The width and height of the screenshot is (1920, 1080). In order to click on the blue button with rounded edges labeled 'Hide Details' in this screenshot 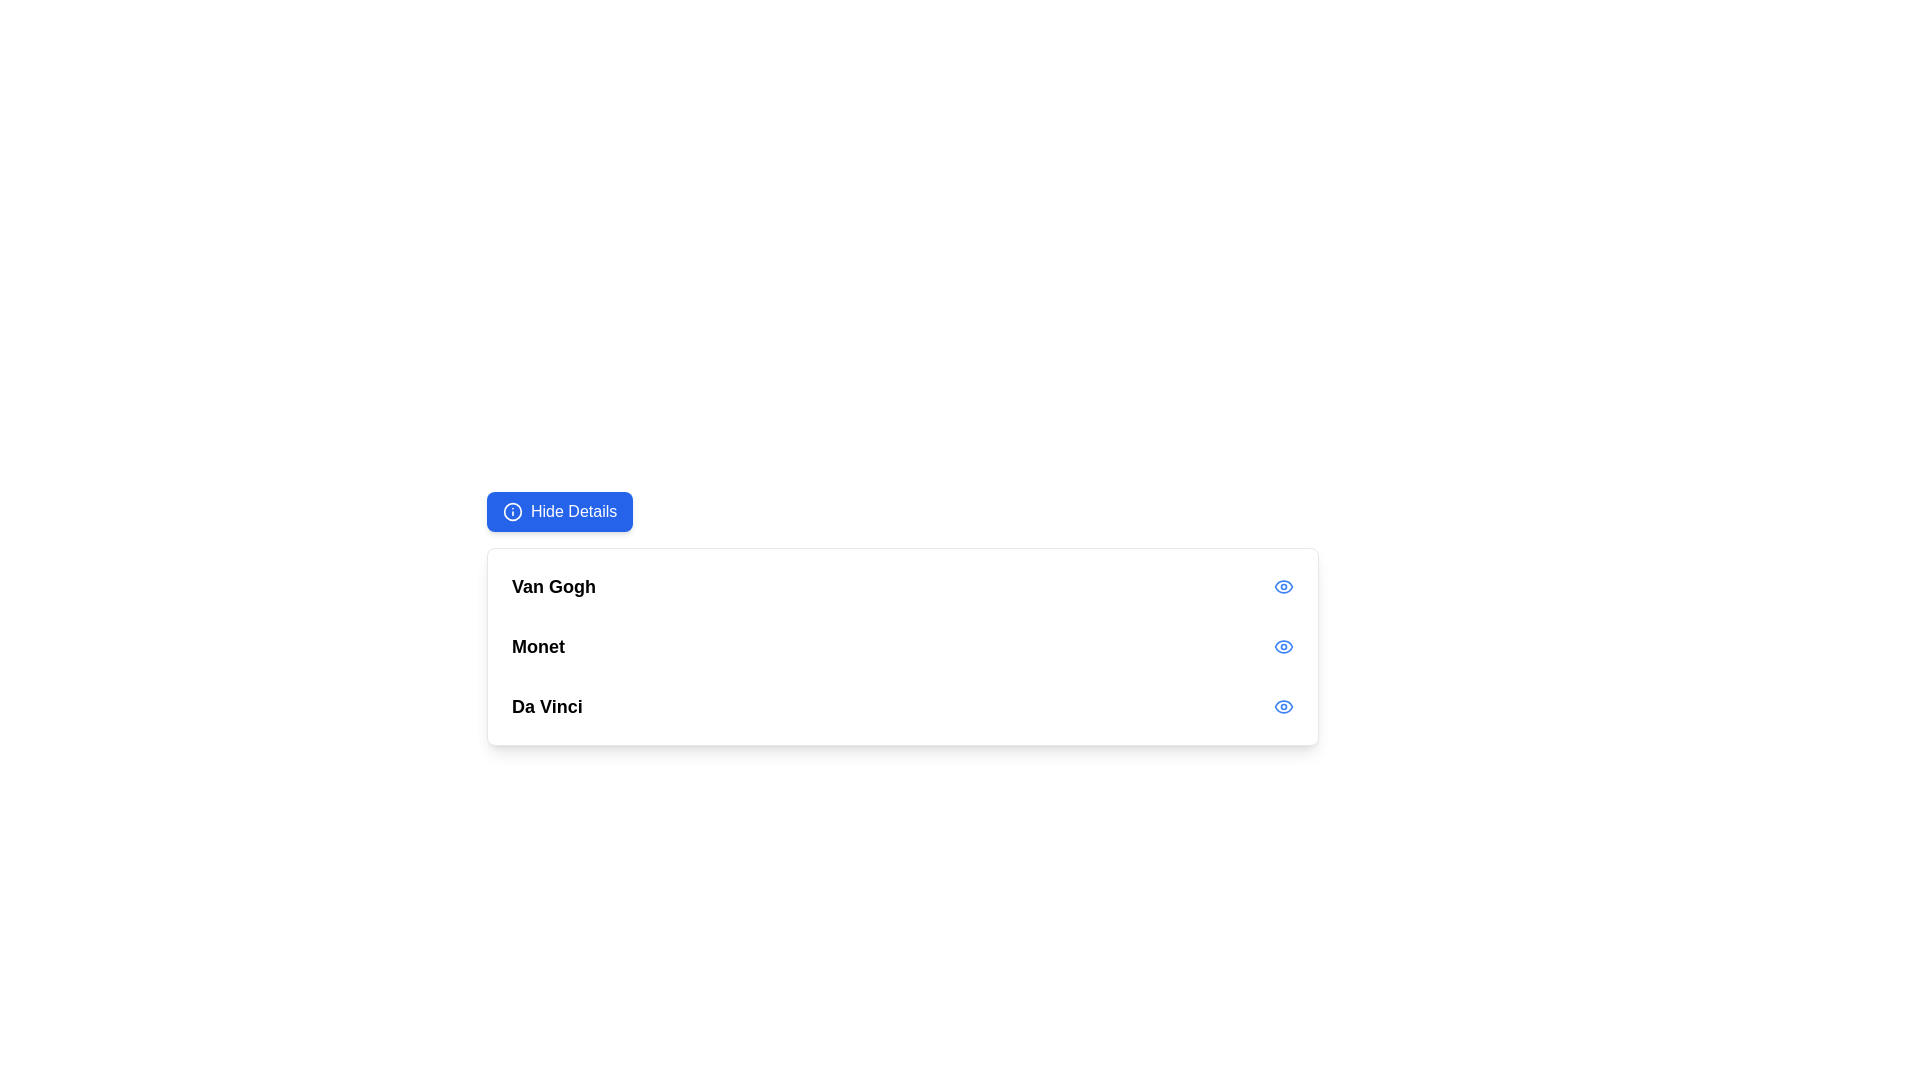, I will do `click(560, 511)`.